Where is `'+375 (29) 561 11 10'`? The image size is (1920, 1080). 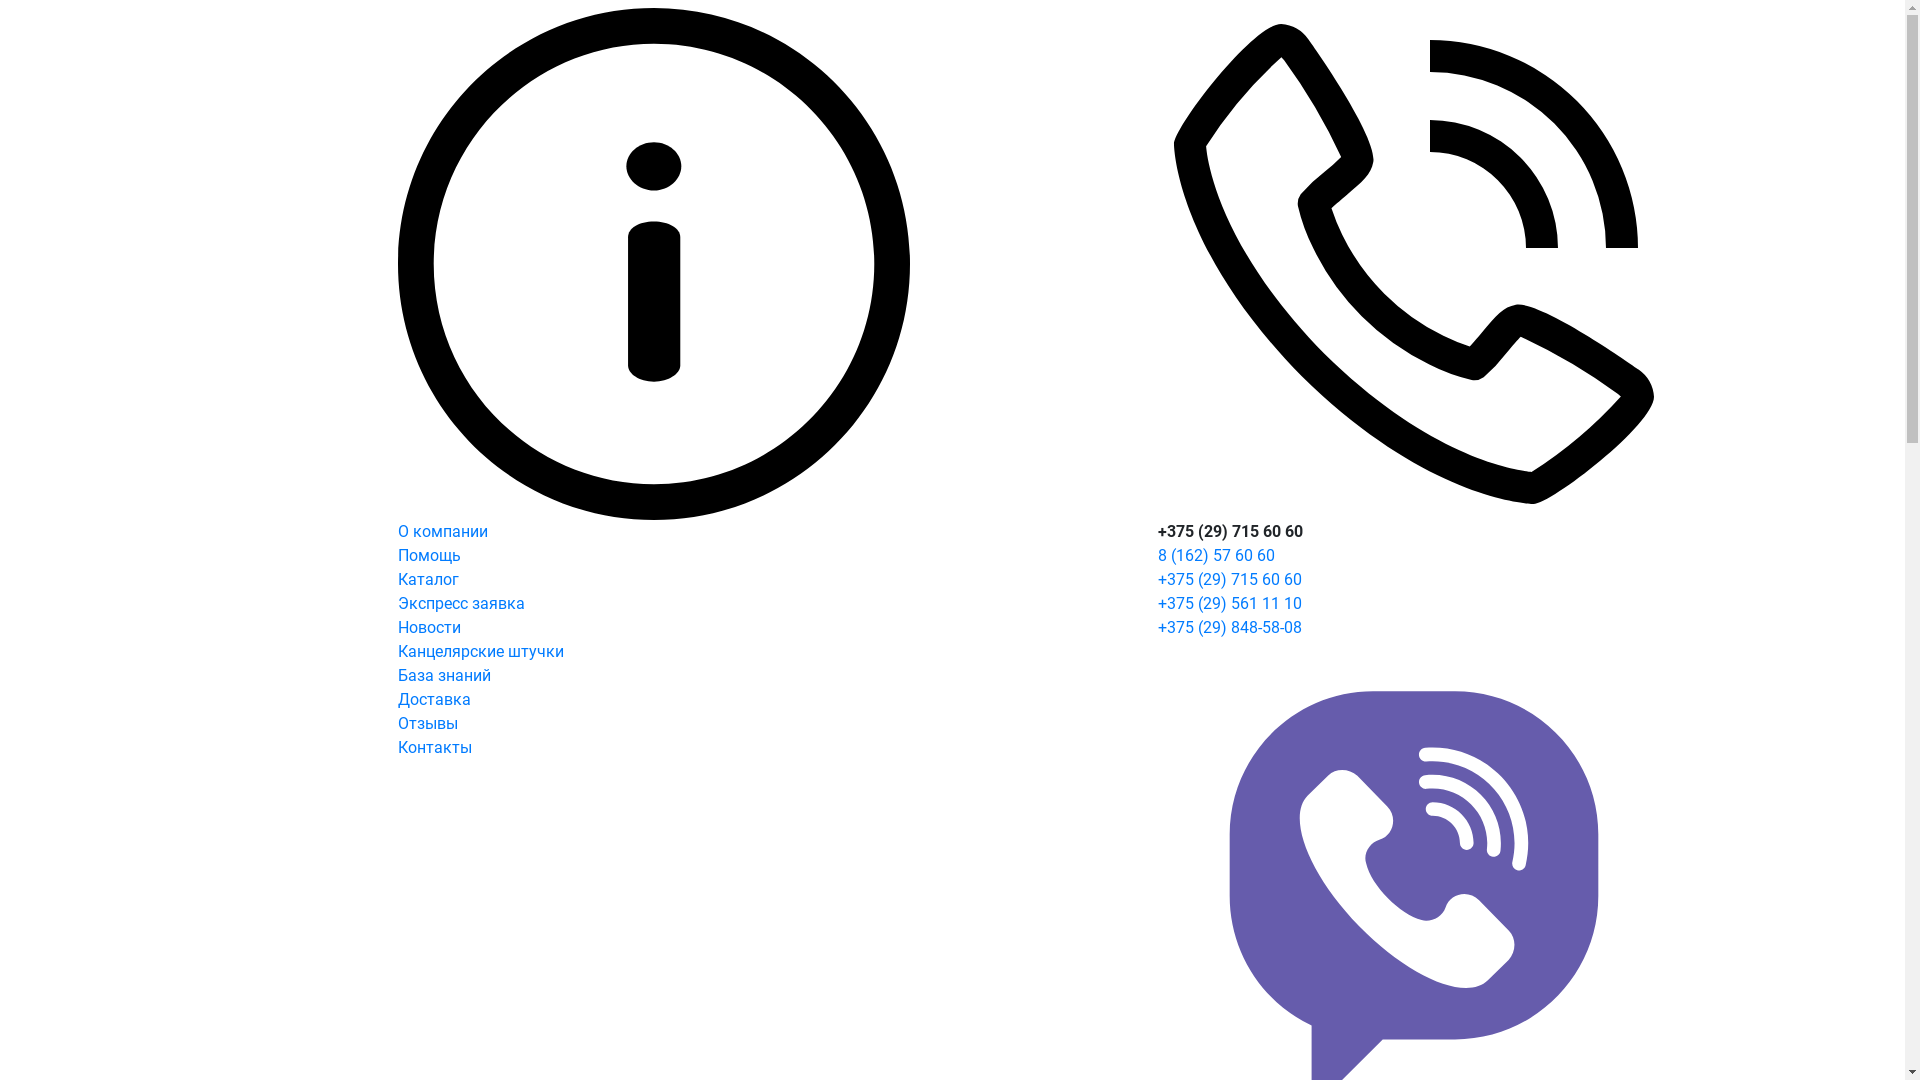 '+375 (29) 561 11 10' is located at coordinates (1228, 602).